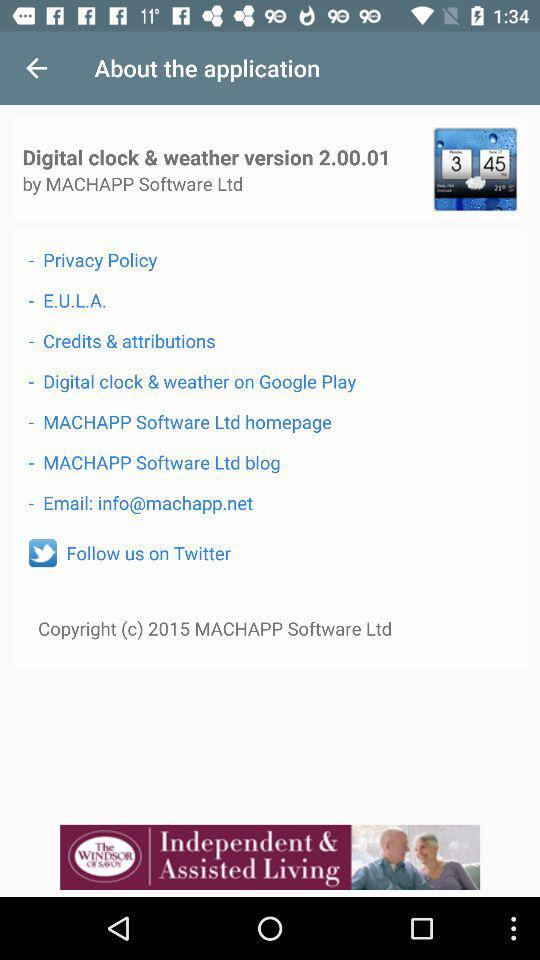  Describe the element at coordinates (270, 856) in the screenshot. I see `bottom advertisement` at that location.